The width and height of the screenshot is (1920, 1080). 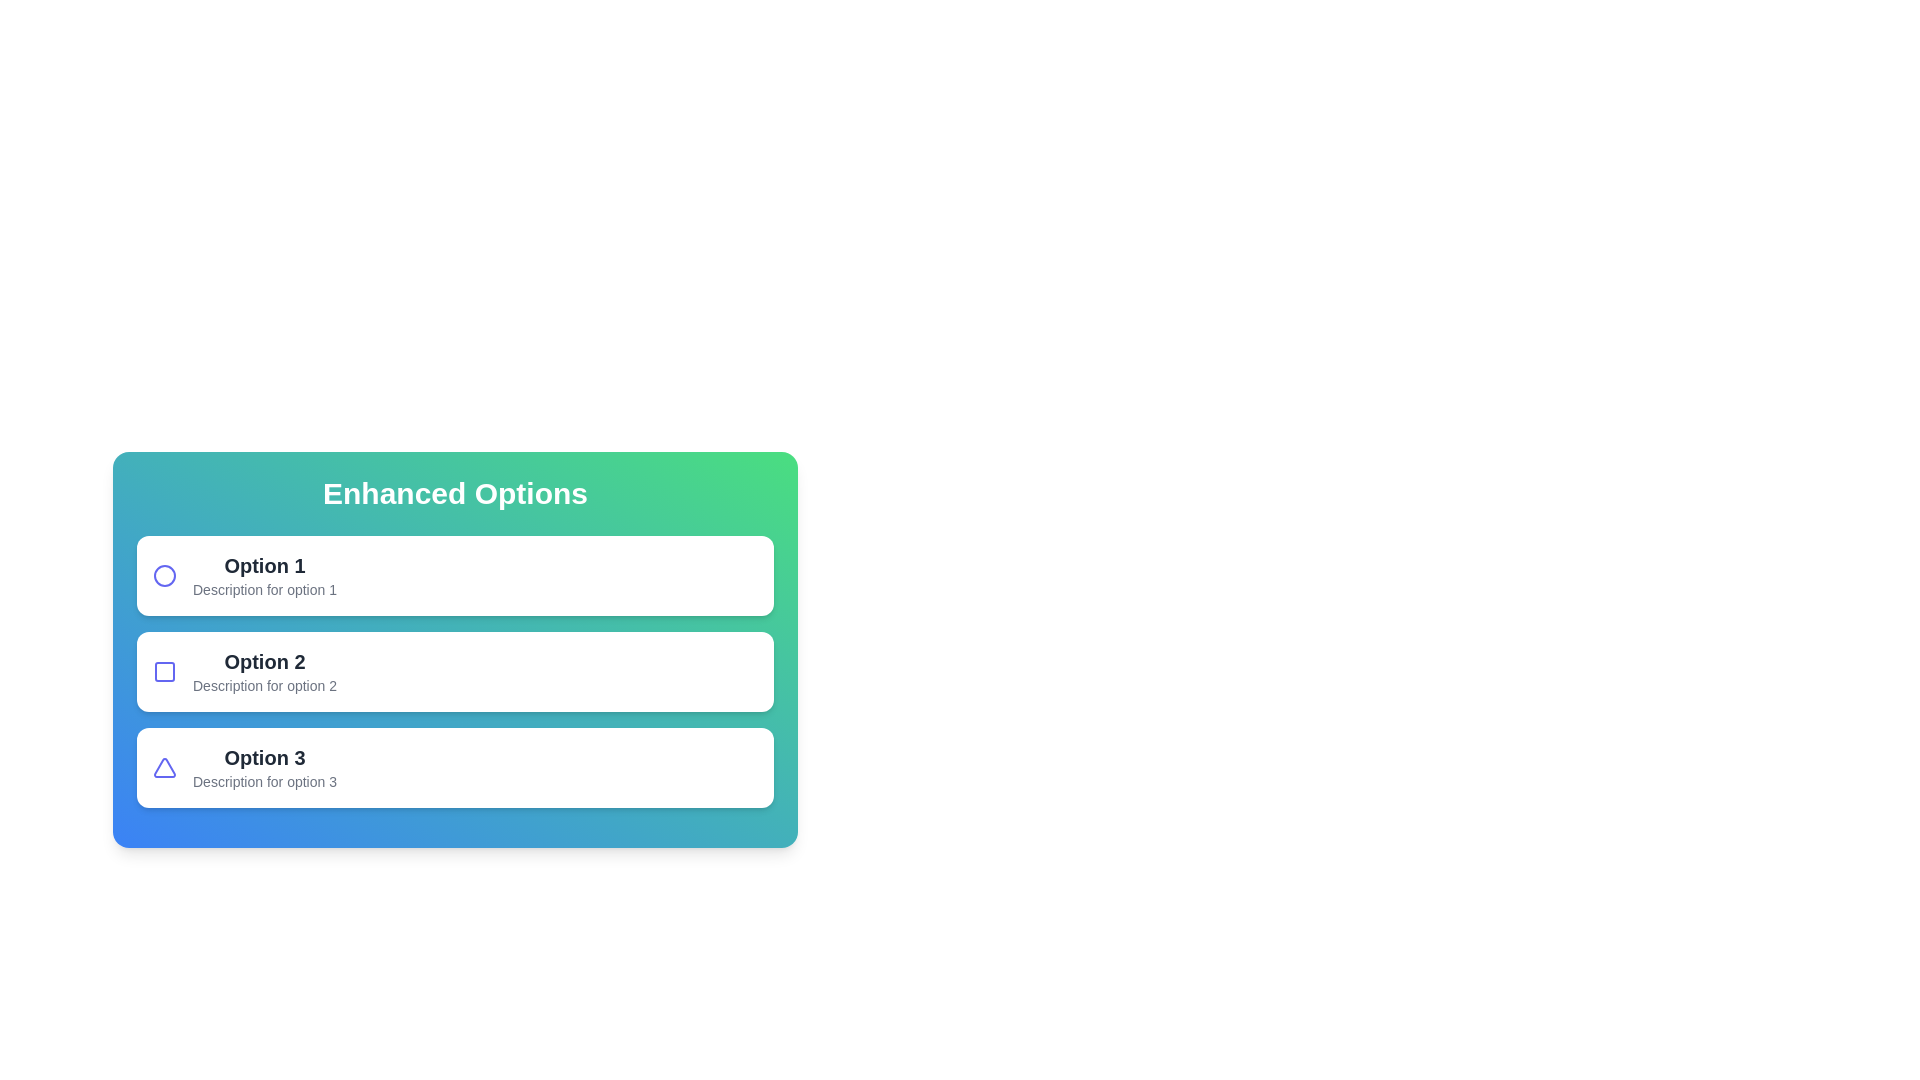 I want to click on the second selectable option's textual label in the list, which is located between 'Option 1' and 'Option 3', so click(x=263, y=662).